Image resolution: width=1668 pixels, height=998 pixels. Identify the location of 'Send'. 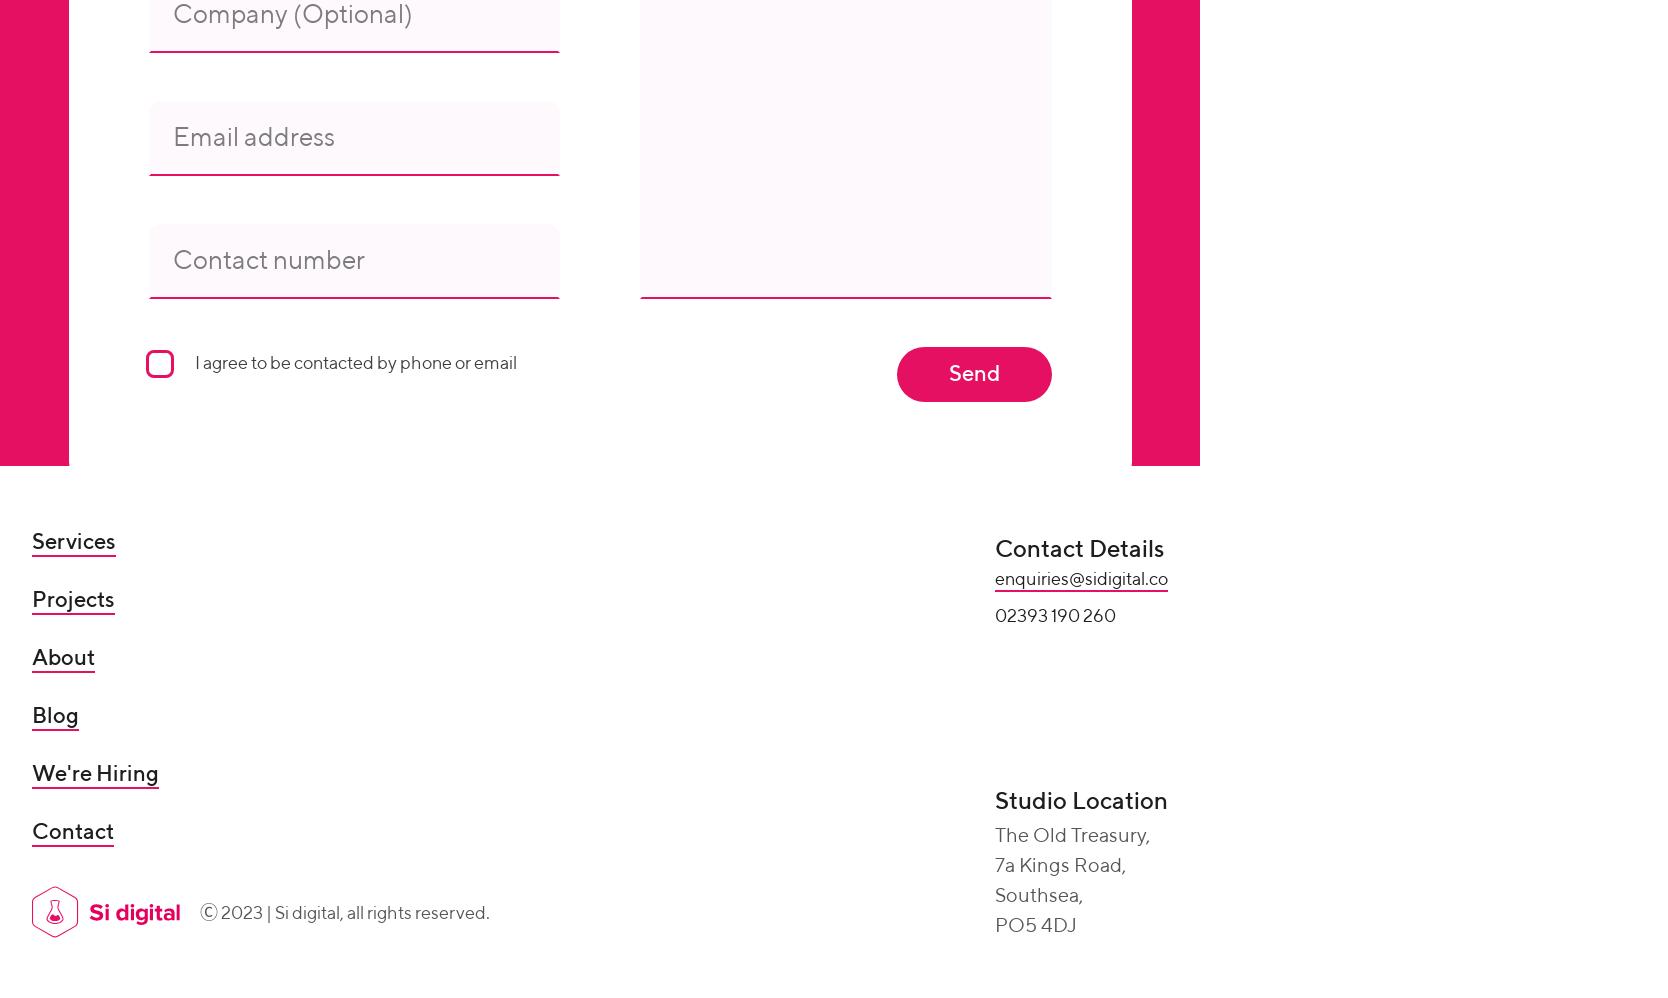
(946, 372).